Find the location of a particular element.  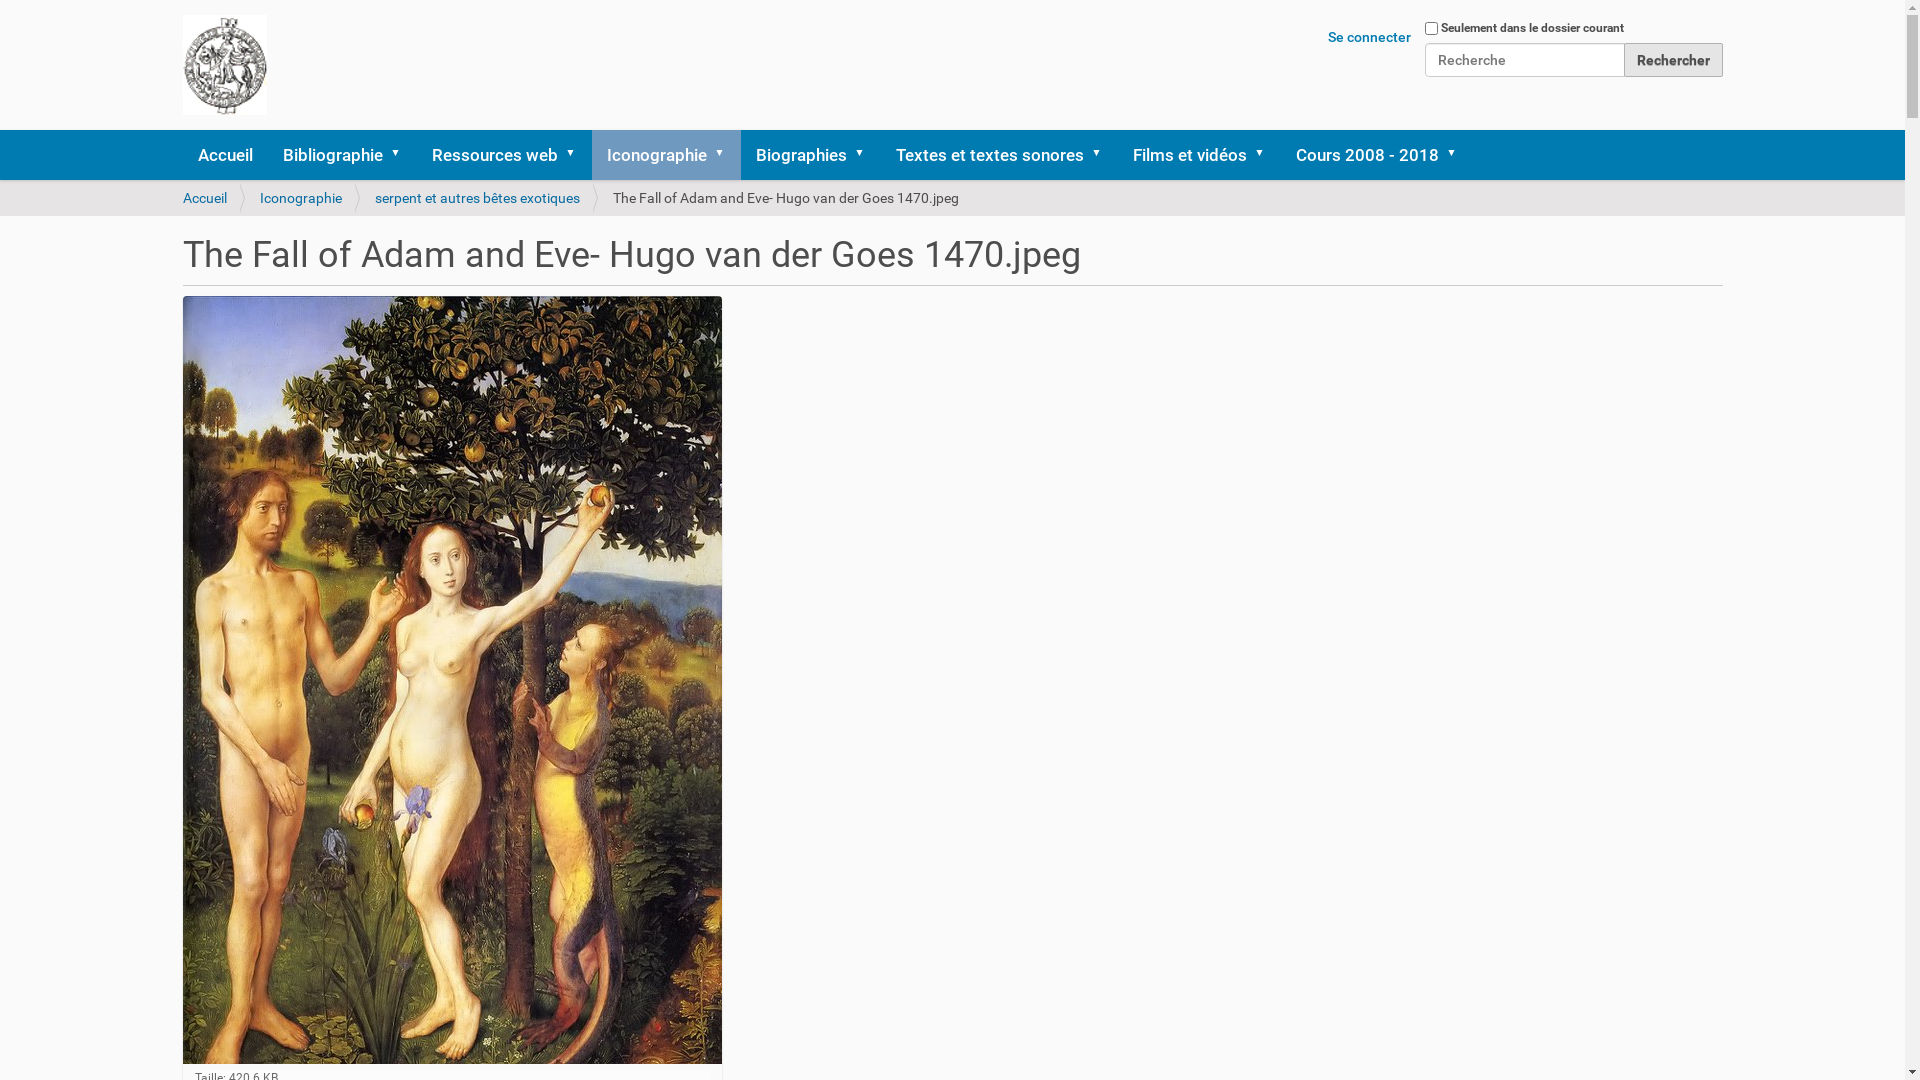

'Textes et textes sonores' is located at coordinates (879, 153).